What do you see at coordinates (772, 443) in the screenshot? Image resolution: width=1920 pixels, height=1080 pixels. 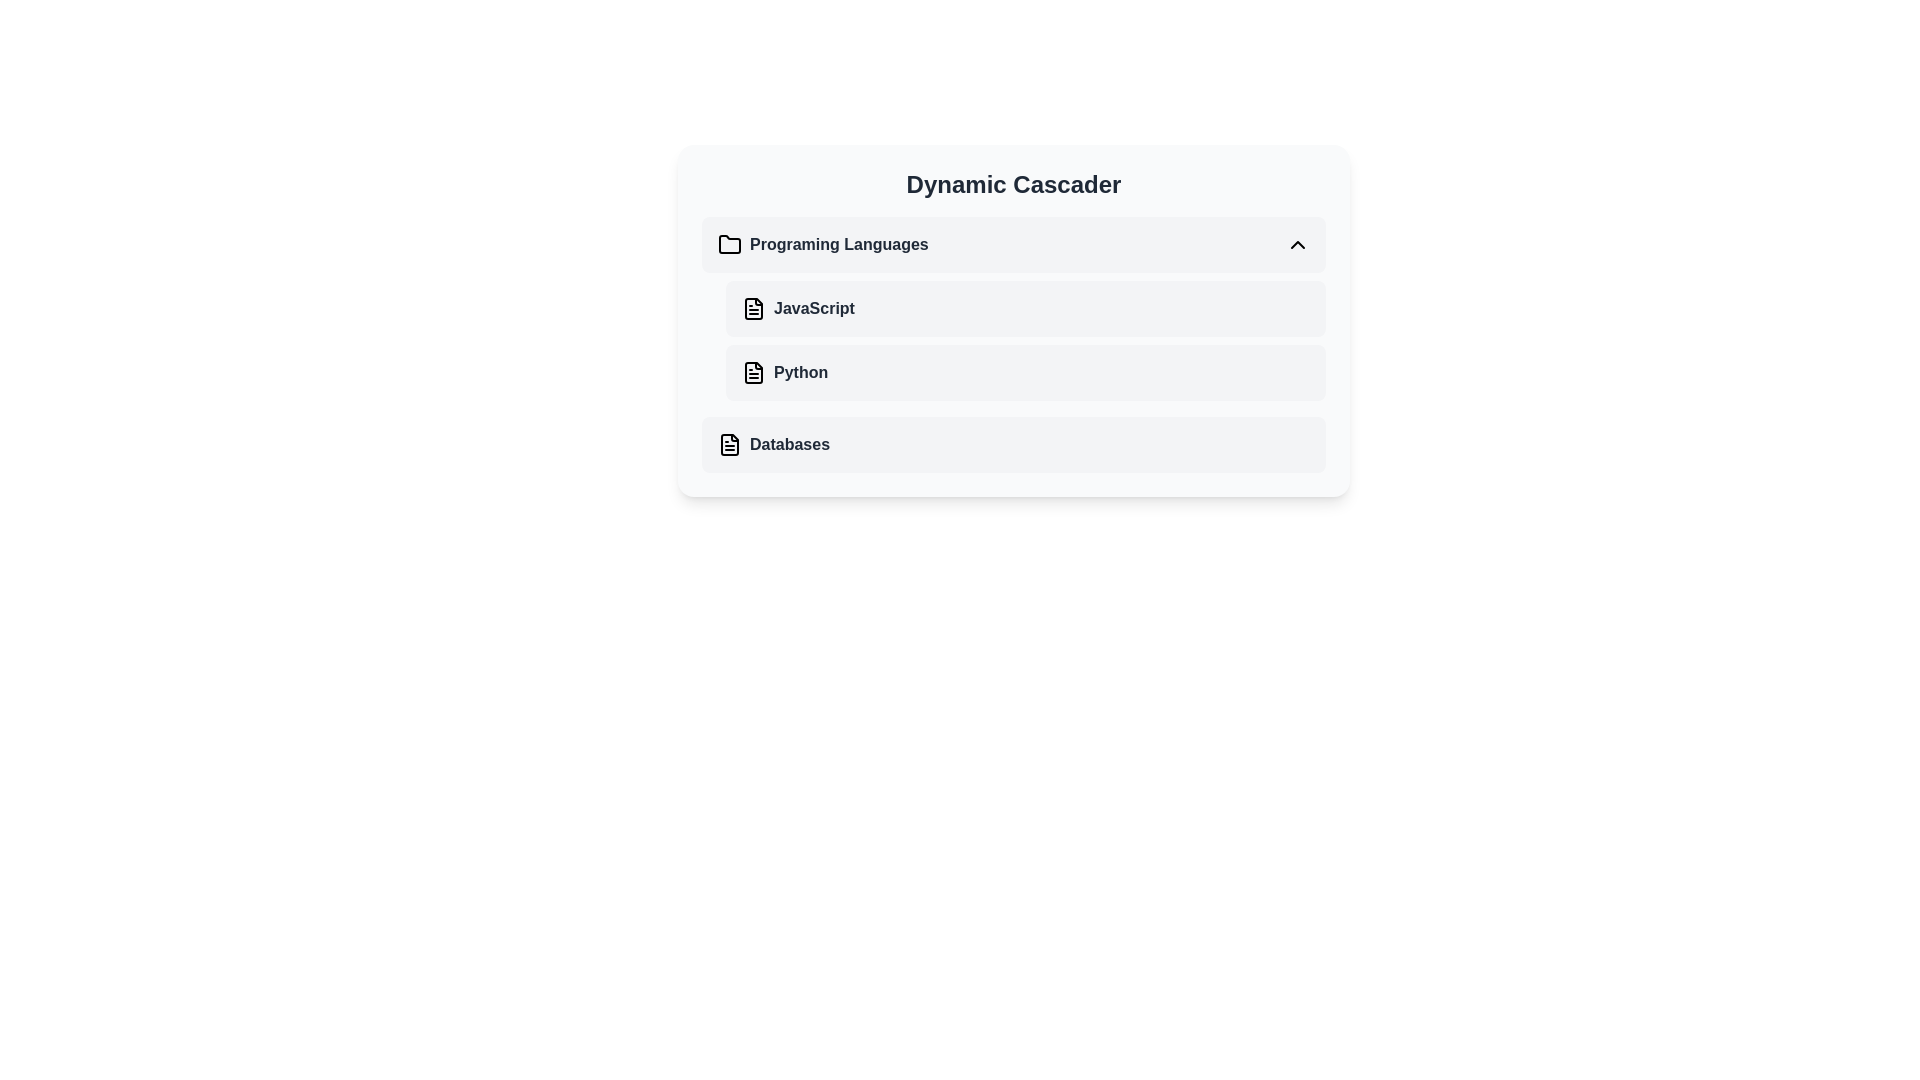 I see `the last item in the 'Dynamic Cascader' section, which is a Text Label with Icon related to databases` at bounding box center [772, 443].